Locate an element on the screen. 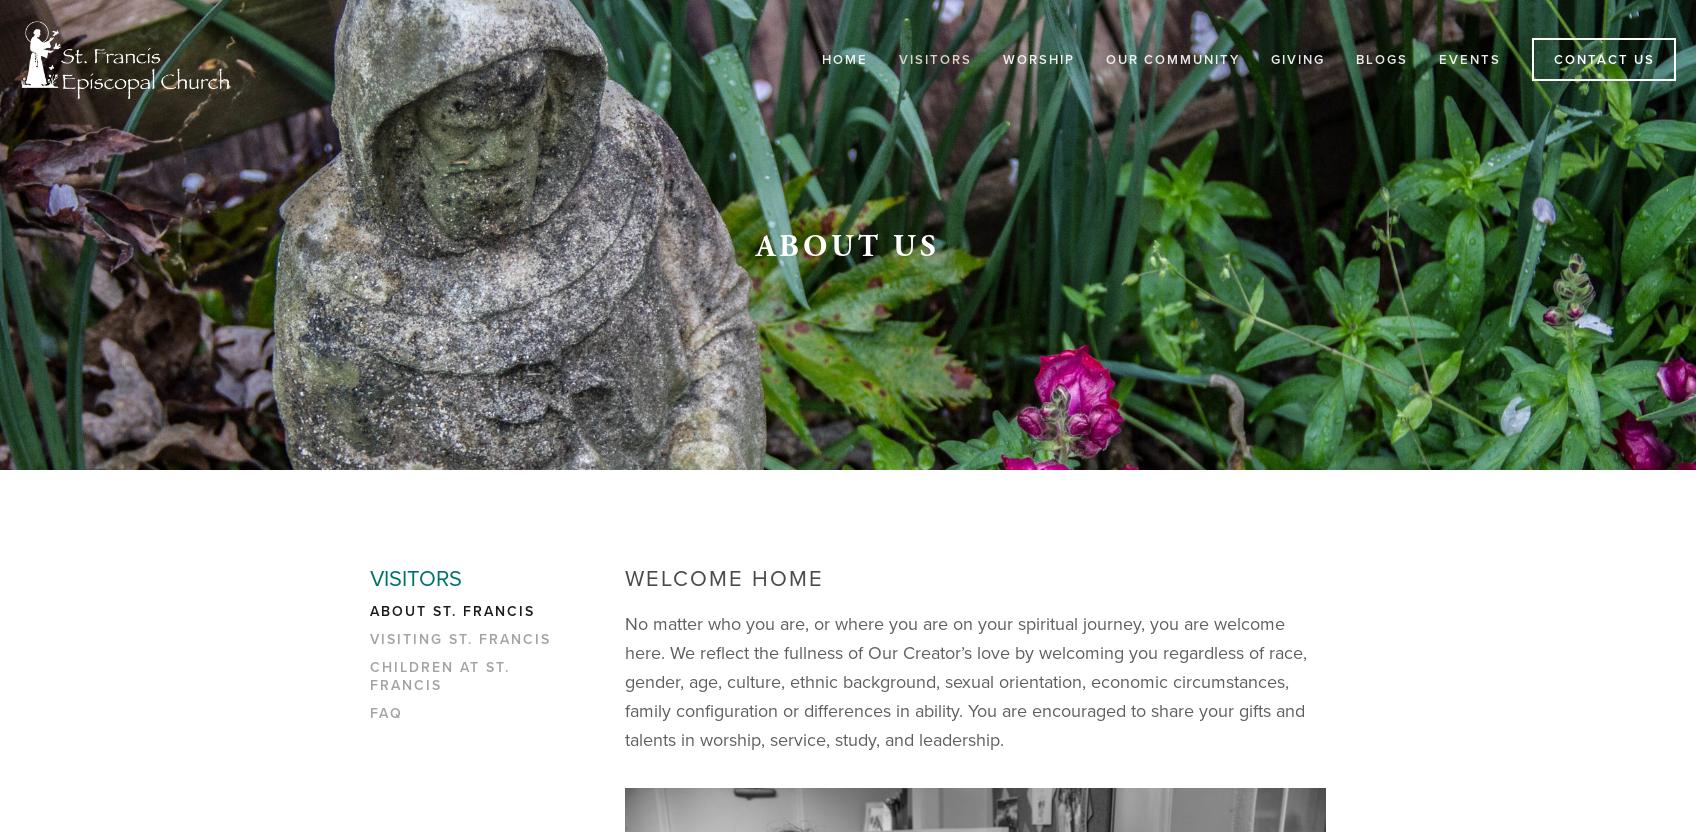  'Visiting St. Francis' is located at coordinates (369, 639).